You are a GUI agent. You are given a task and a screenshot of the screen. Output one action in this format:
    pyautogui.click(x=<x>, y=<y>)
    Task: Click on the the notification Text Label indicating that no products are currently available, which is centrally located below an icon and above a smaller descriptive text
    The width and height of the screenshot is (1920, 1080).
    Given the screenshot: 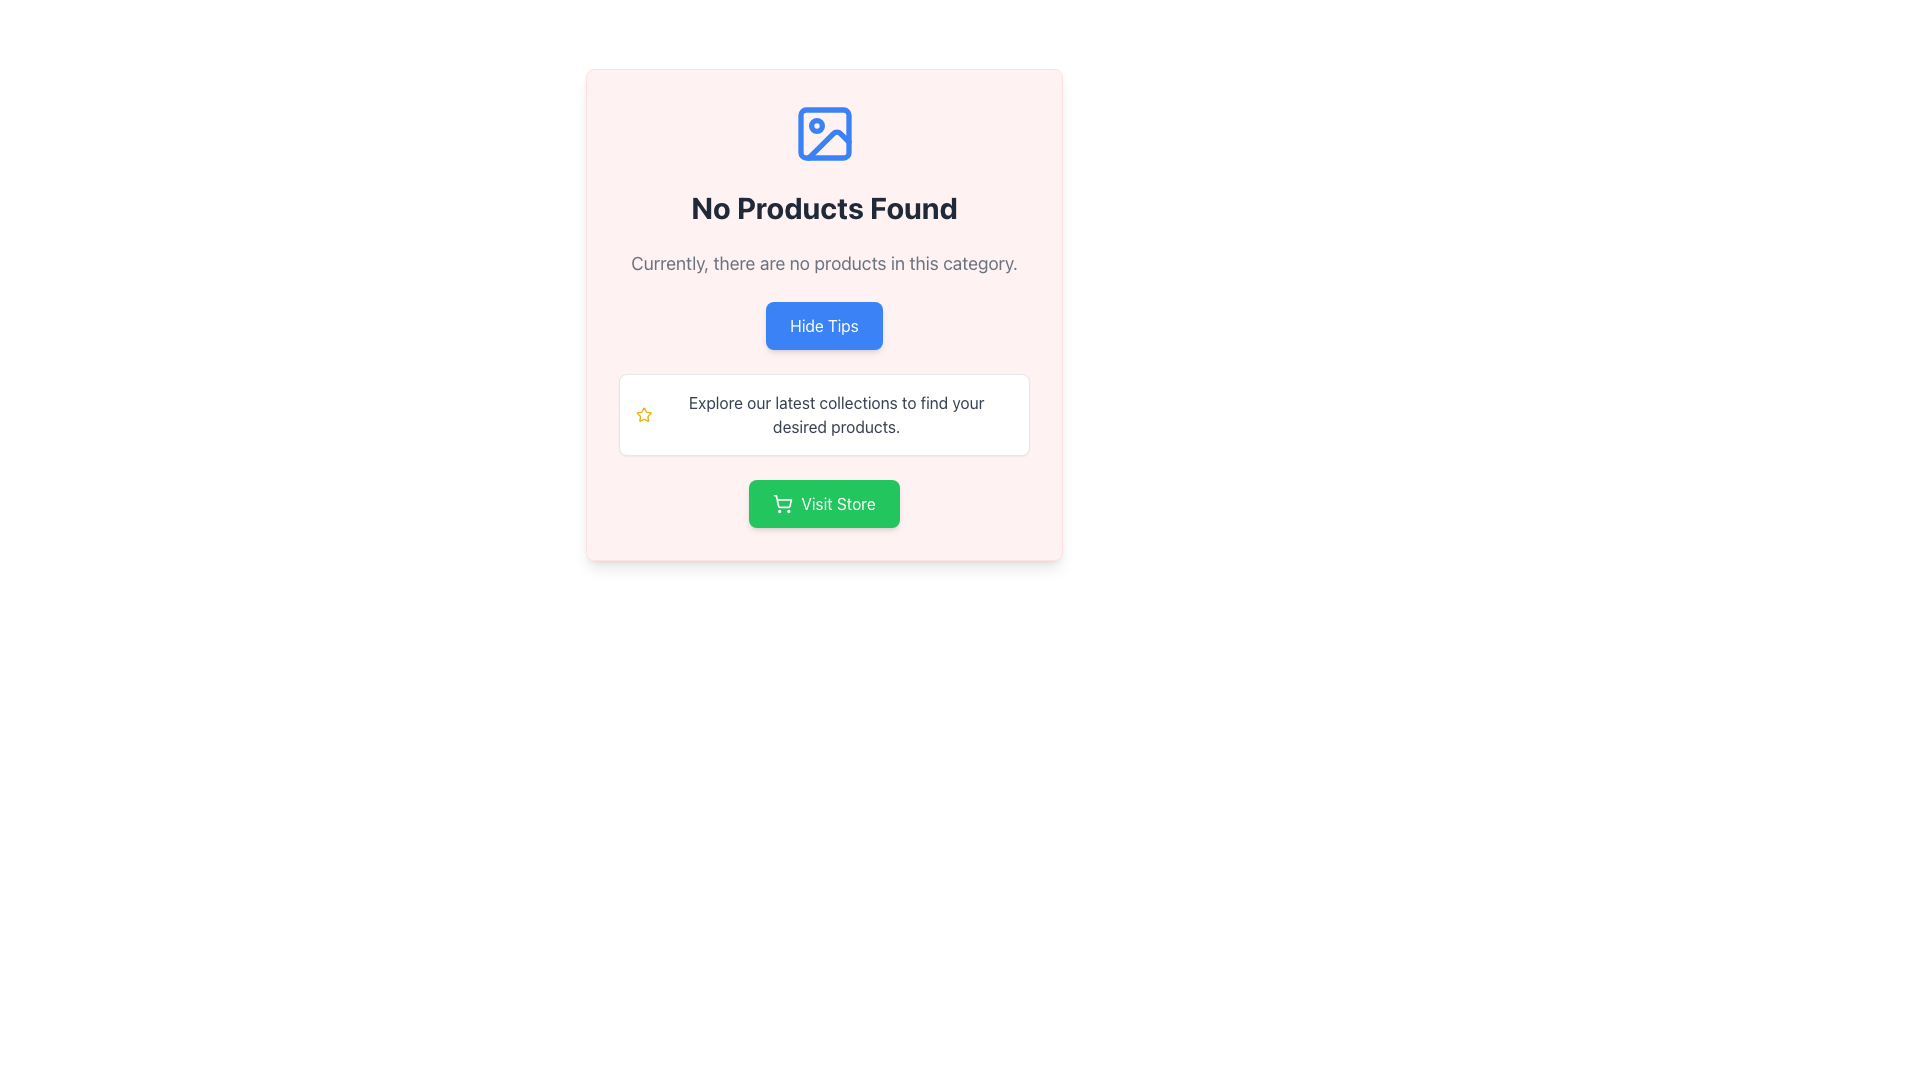 What is the action you would take?
    pyautogui.click(x=824, y=208)
    